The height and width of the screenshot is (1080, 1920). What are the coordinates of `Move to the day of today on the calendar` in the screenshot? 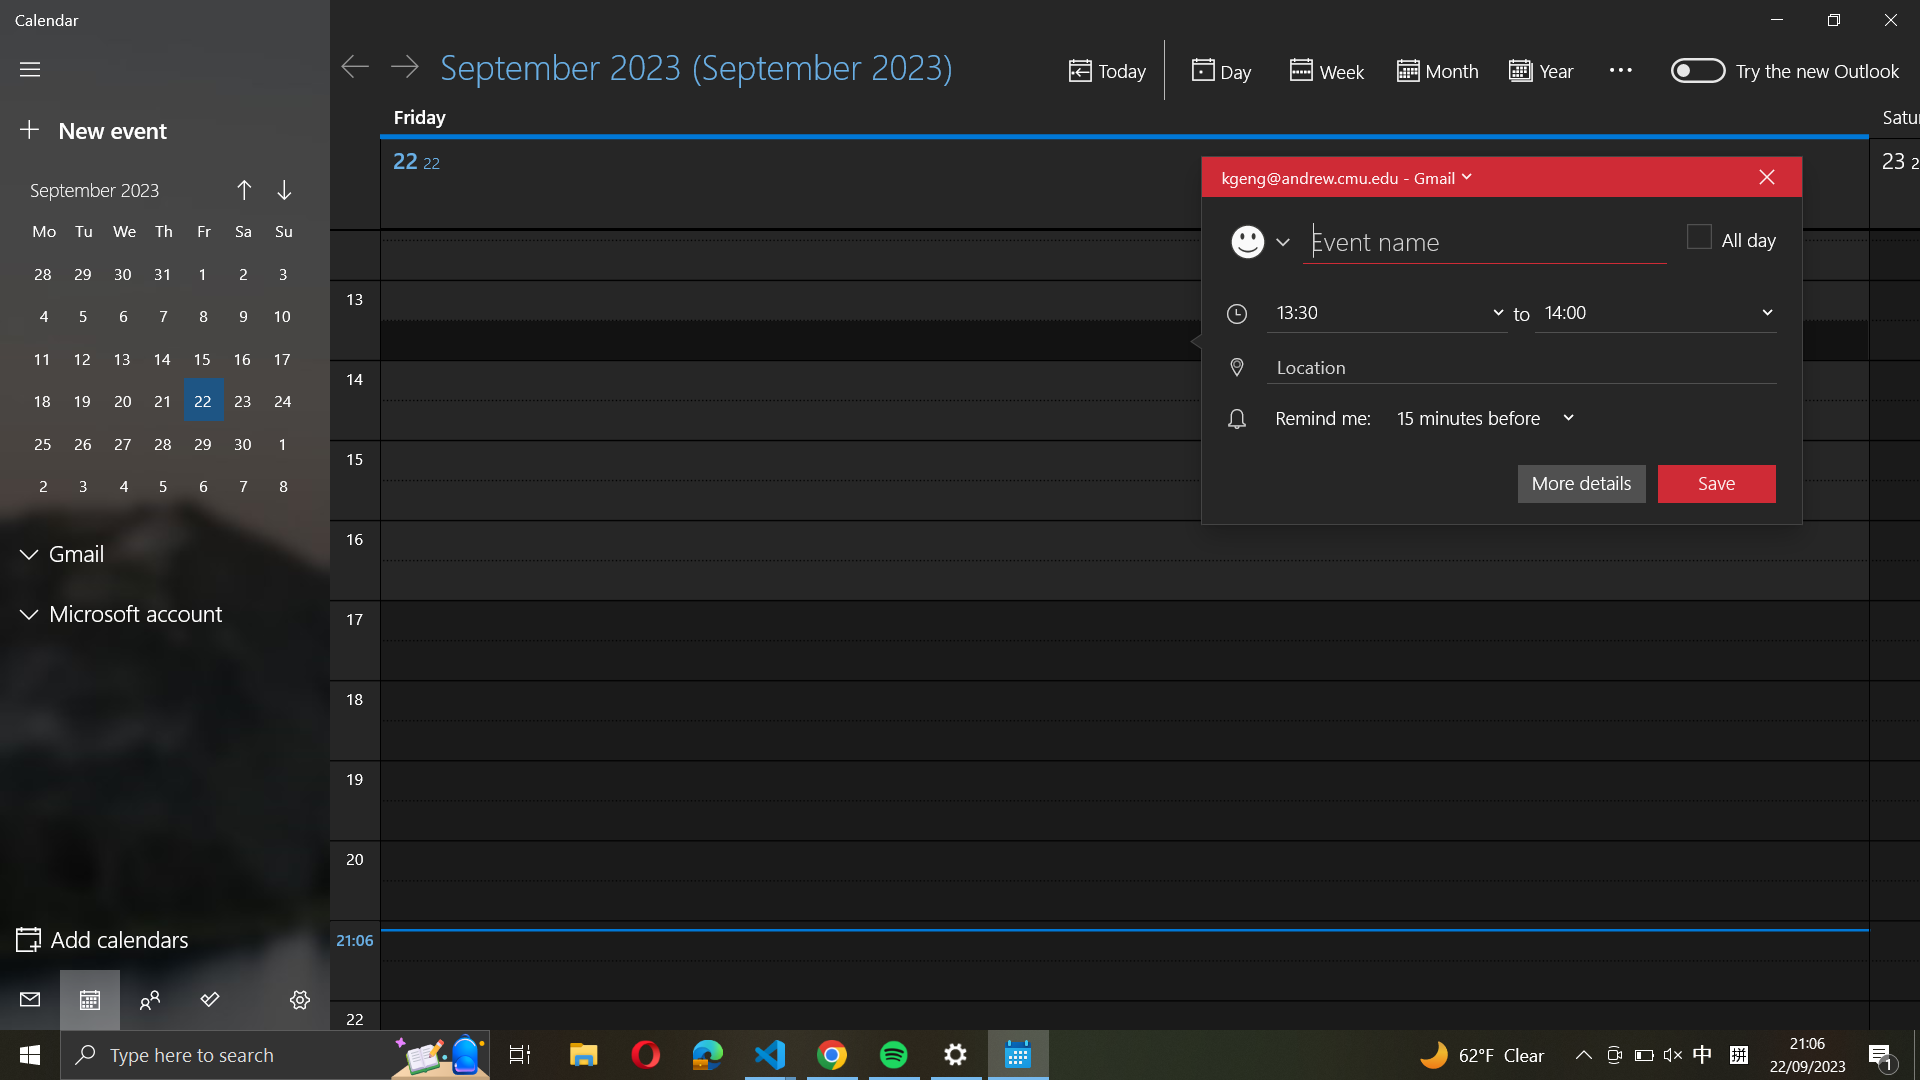 It's located at (1105, 71).